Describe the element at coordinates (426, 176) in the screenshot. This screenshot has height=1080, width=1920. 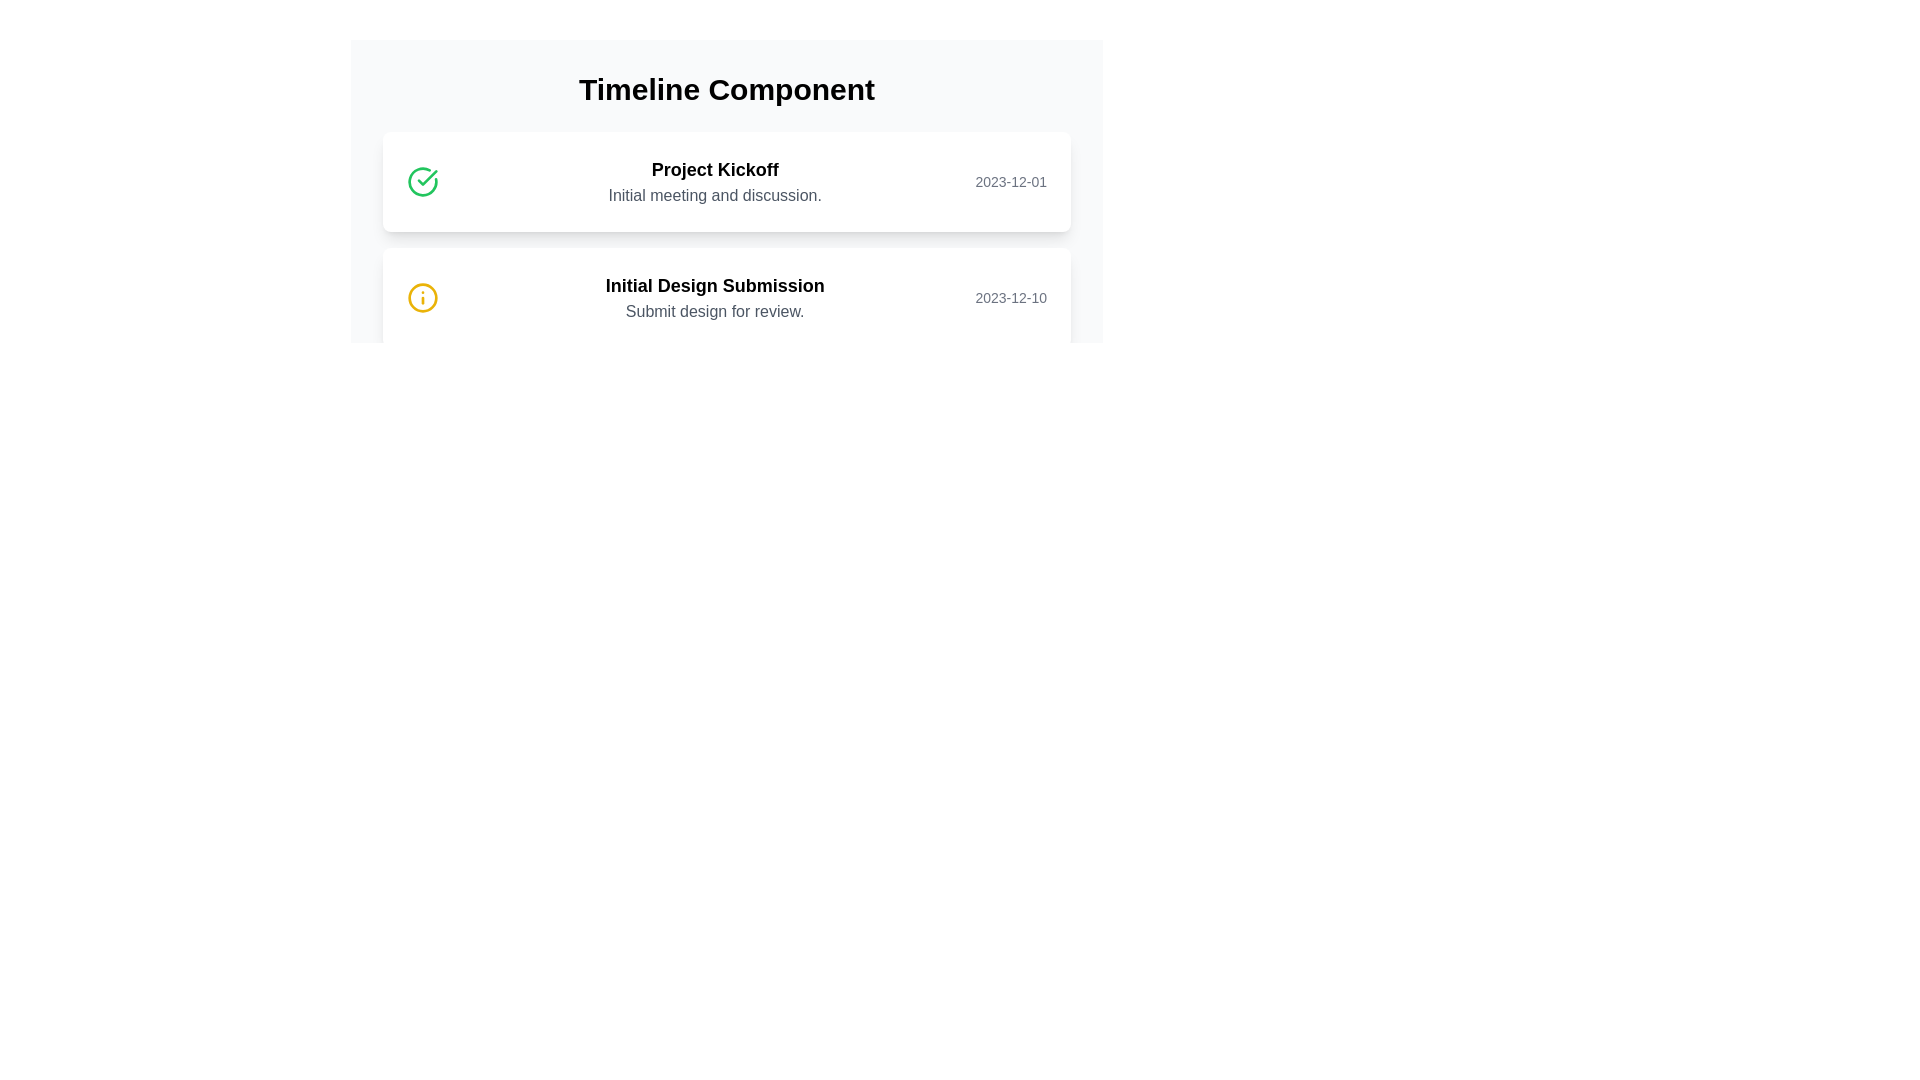
I see `the green checkmark icon representing a successful action located at the upper-left corner of the 'Project Kickoff' timeline entry` at that location.